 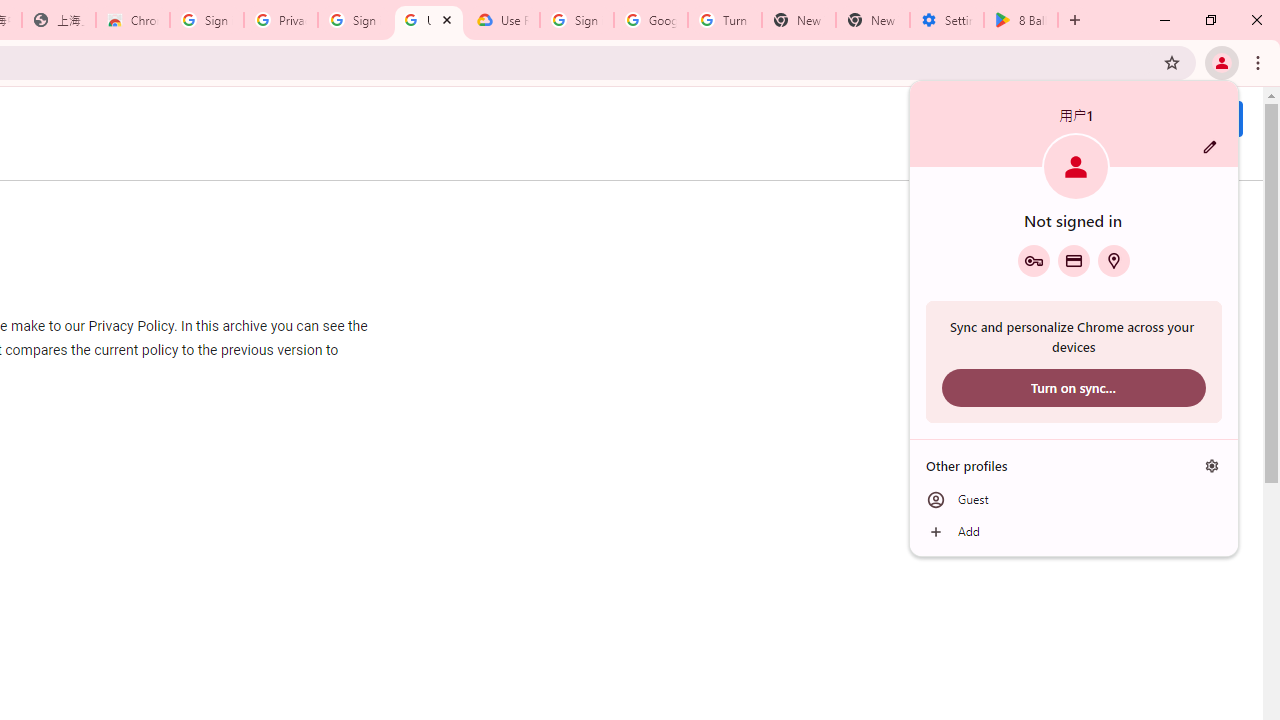 What do you see at coordinates (651, 20) in the screenshot?
I see `'Google Account Help'` at bounding box center [651, 20].